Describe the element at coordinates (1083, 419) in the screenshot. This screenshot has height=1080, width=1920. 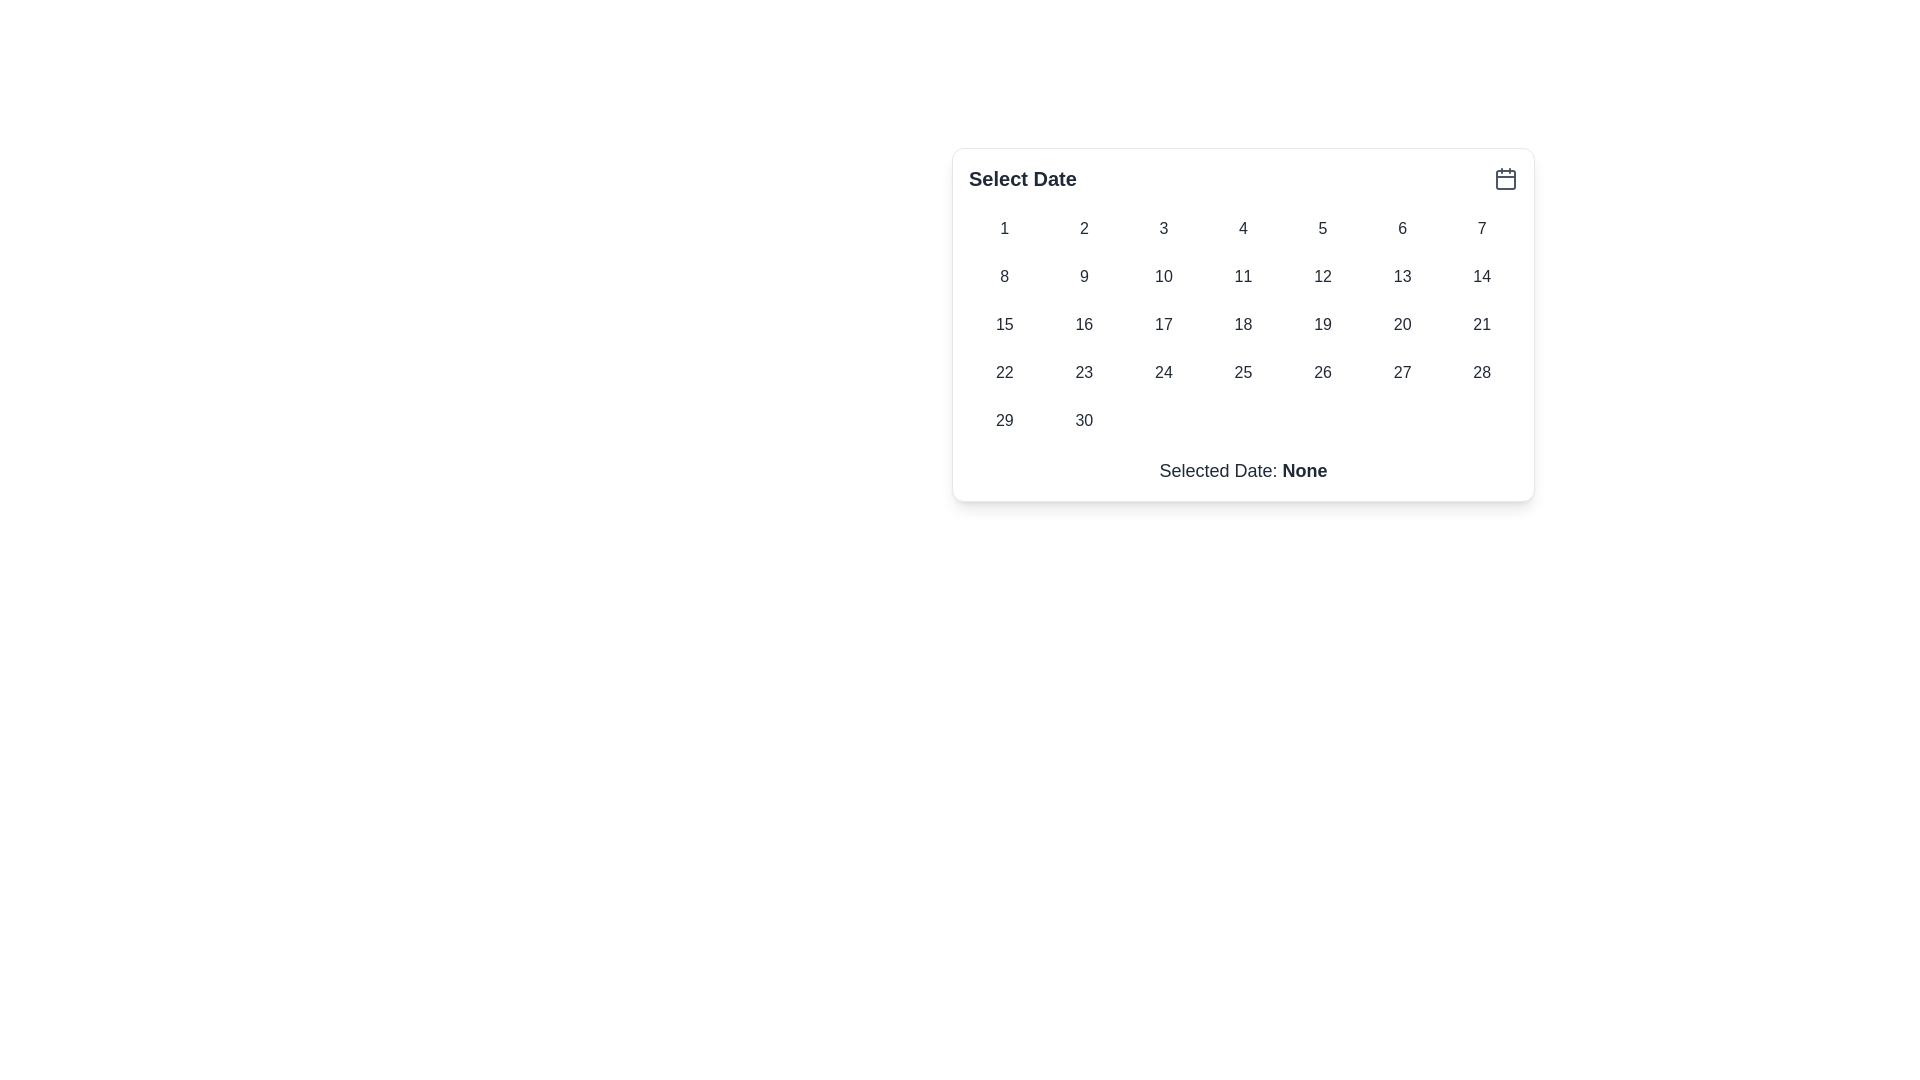
I see `the button representing the 30th day in the calendar` at that location.